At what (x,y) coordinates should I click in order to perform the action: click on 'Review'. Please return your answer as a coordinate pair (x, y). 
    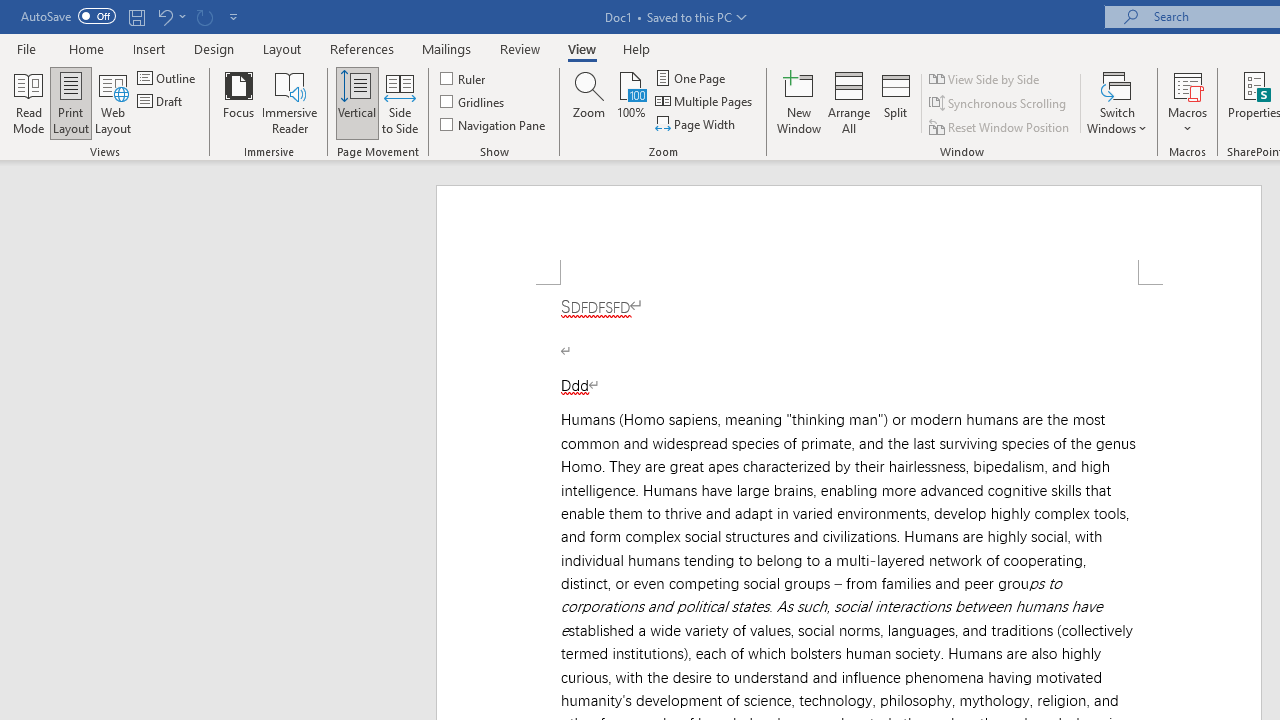
    Looking at the image, I should click on (520, 48).